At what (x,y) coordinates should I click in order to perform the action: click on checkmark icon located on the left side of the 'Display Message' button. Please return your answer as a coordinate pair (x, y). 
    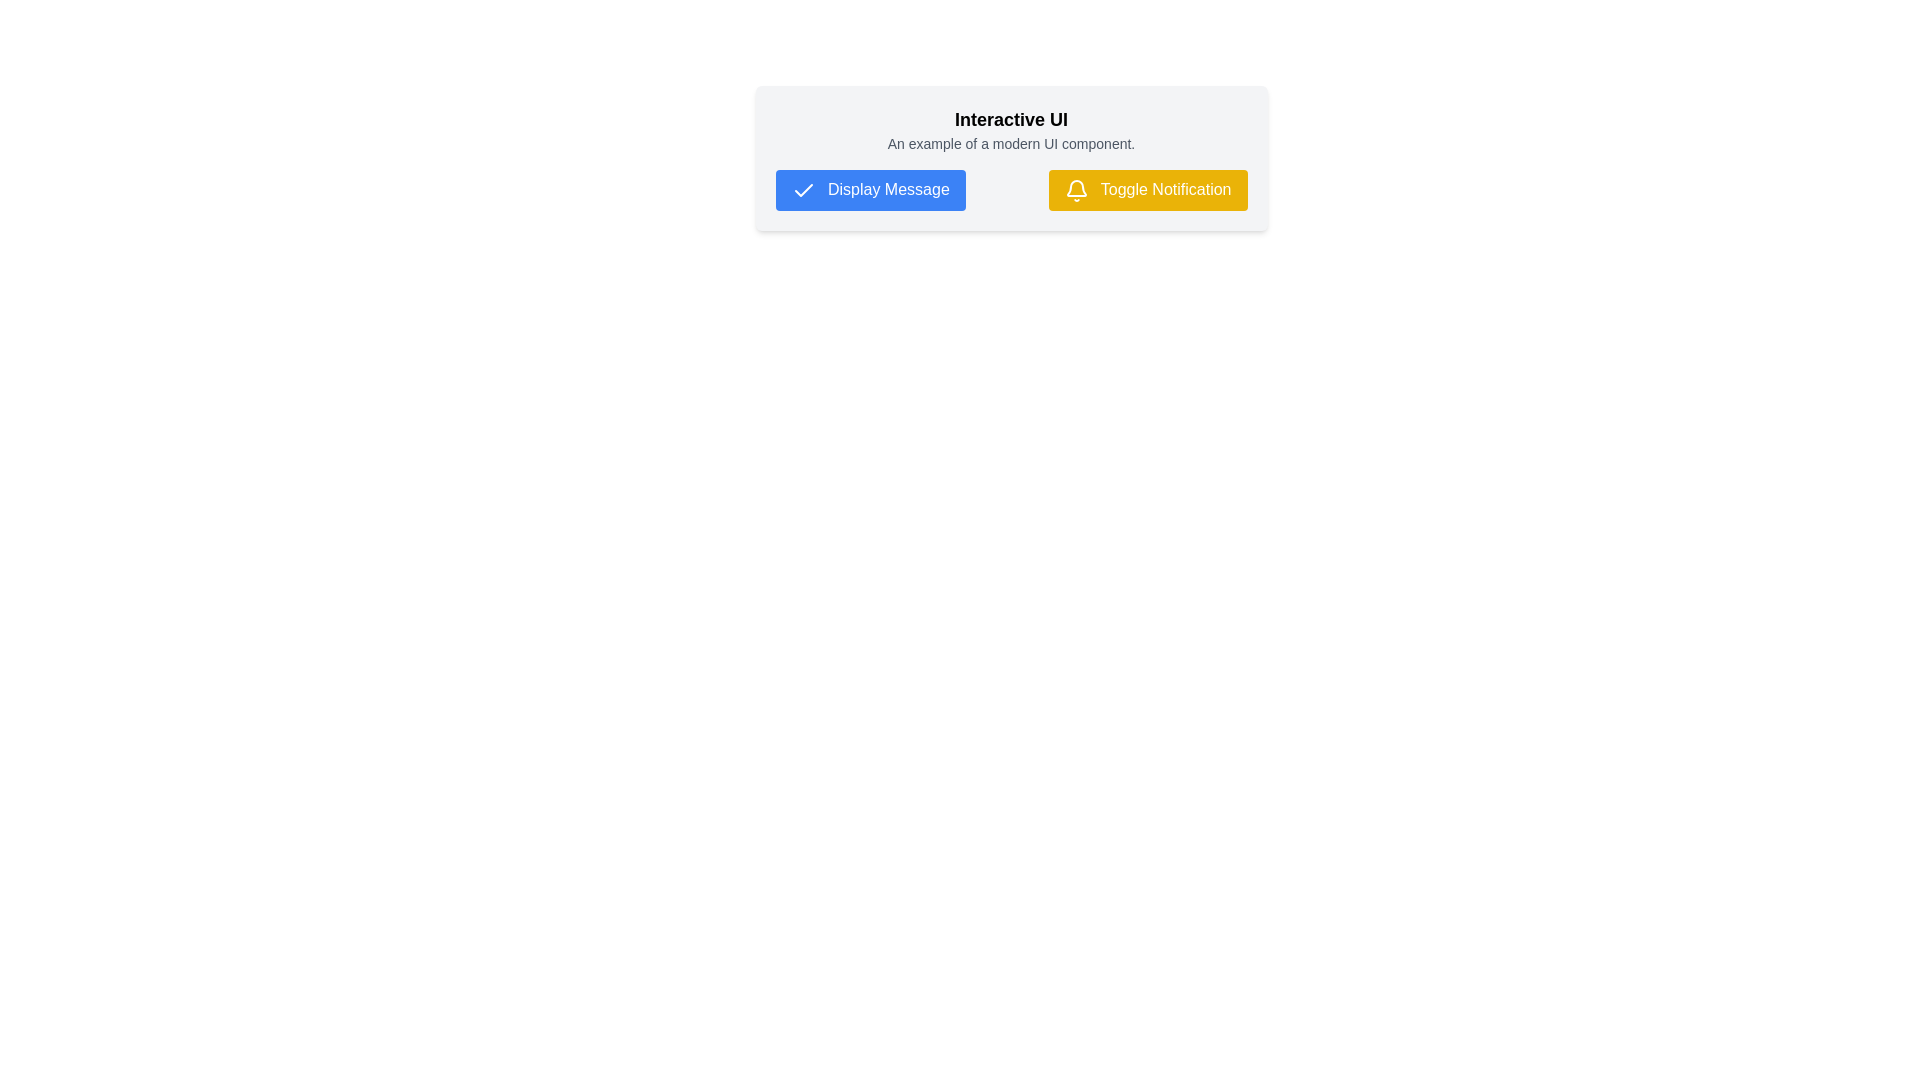
    Looking at the image, I should click on (803, 190).